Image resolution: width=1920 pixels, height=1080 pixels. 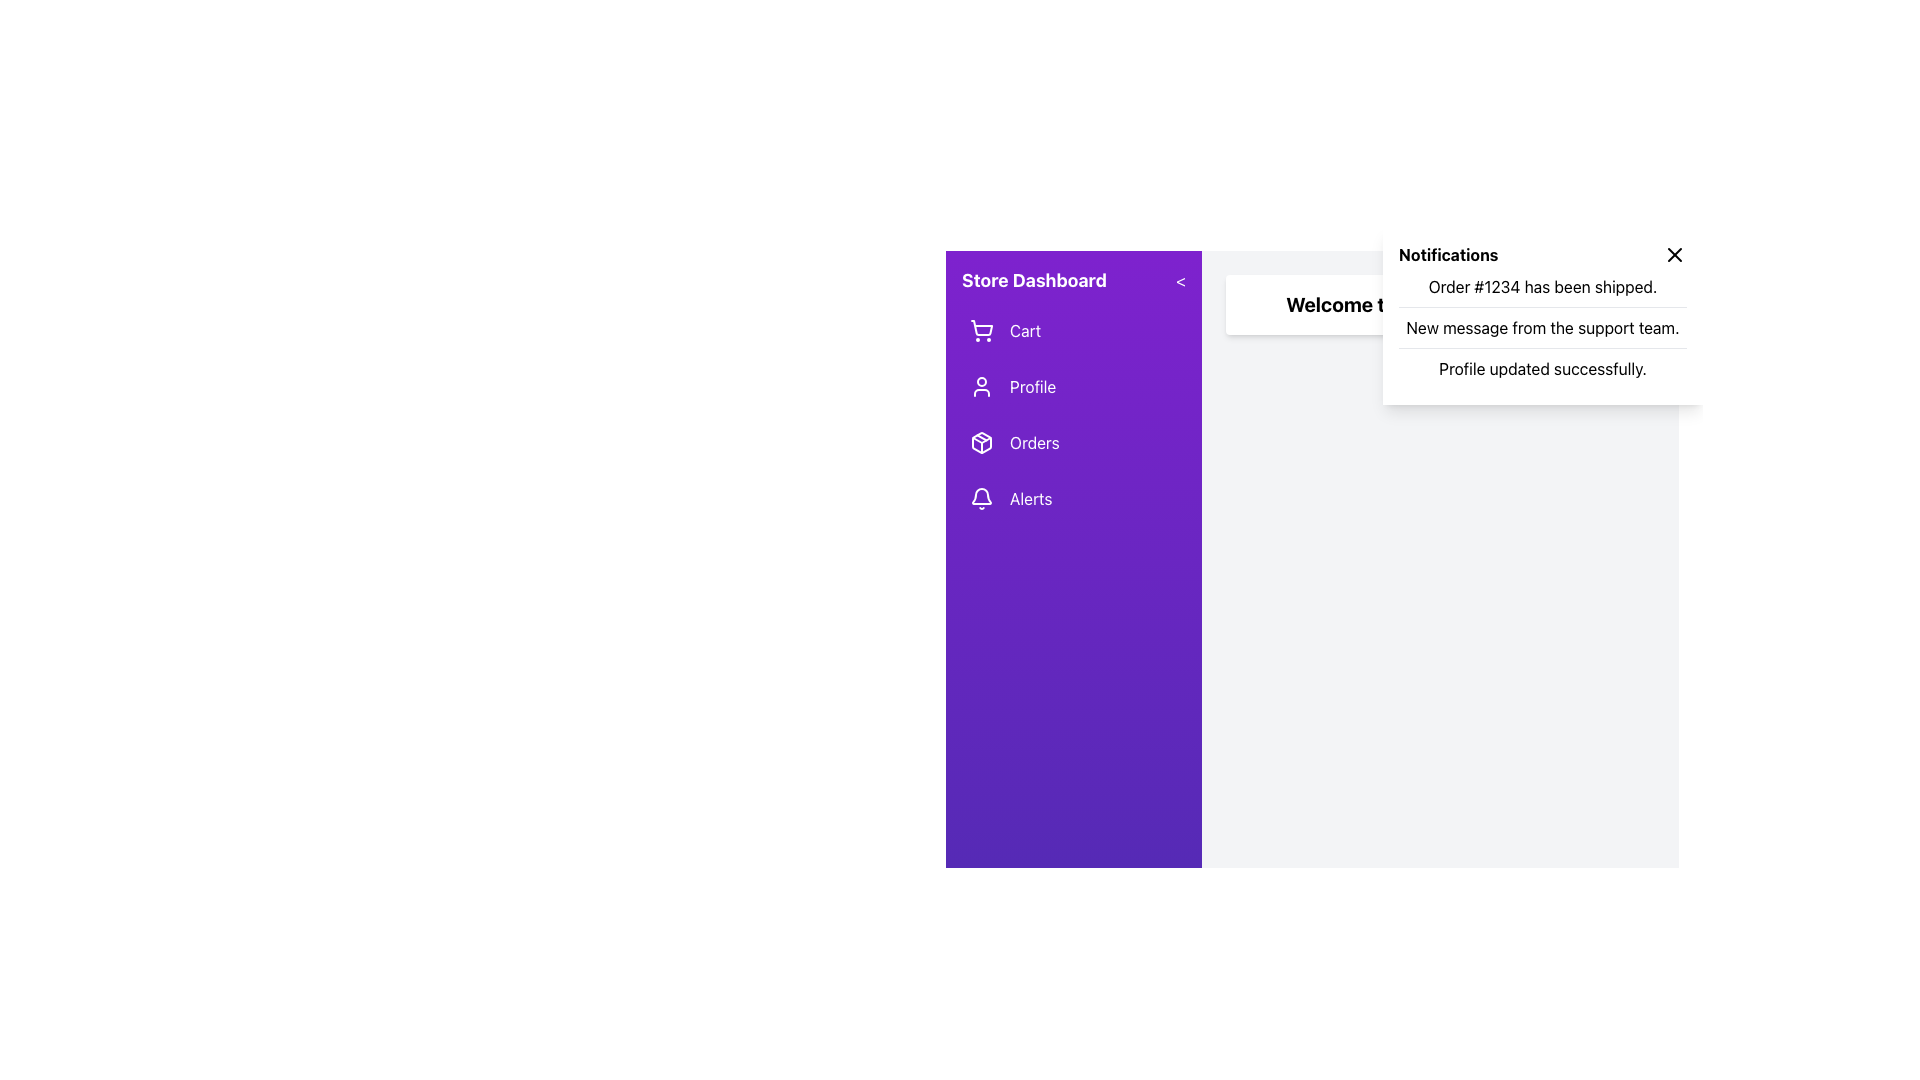 I want to click on text displayed as 'New message from the support team.' located in the notifications section of the UI, so click(x=1541, y=326).